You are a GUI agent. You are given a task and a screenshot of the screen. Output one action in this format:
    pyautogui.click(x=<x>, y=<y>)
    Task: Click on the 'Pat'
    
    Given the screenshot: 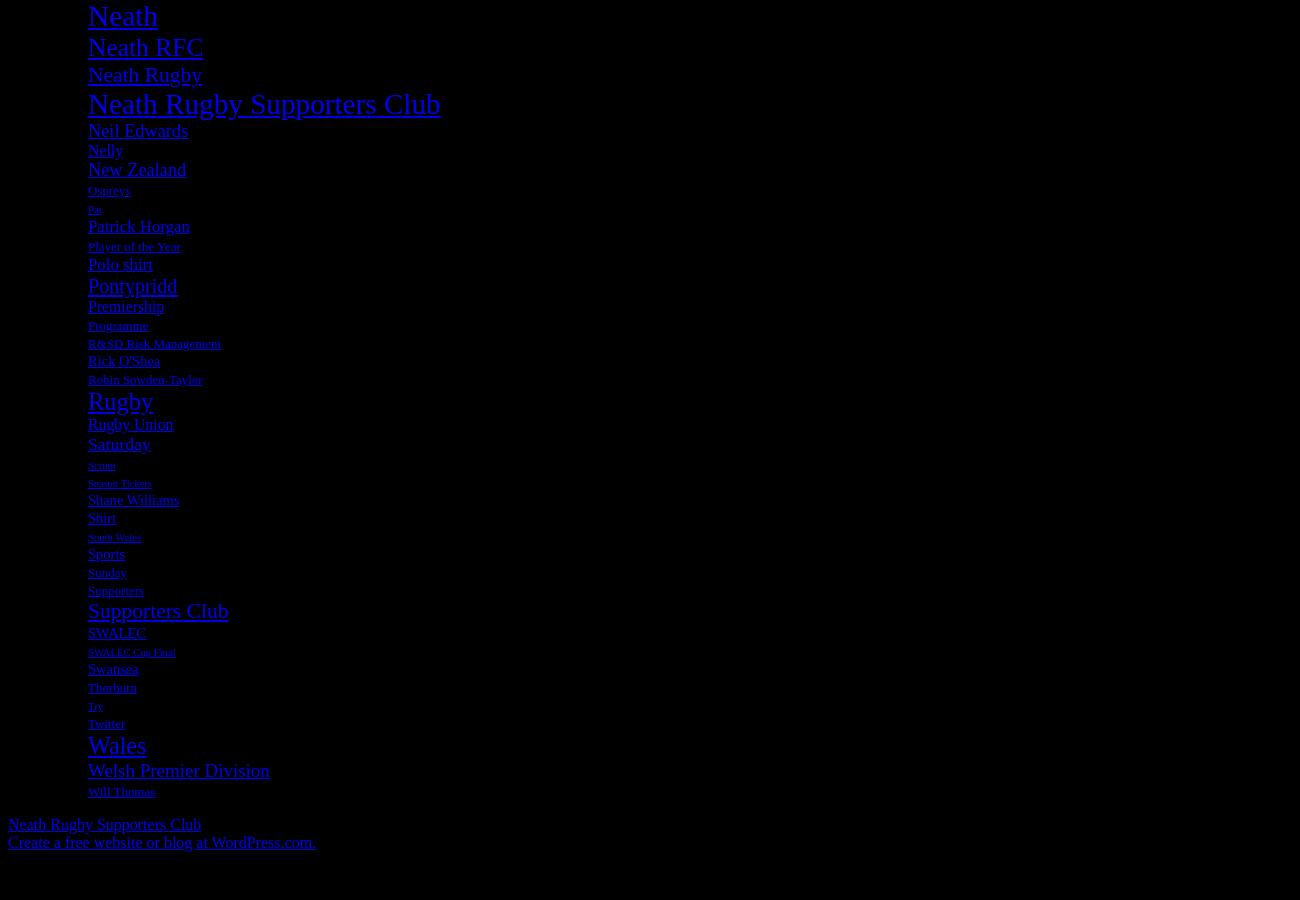 What is the action you would take?
    pyautogui.click(x=94, y=208)
    